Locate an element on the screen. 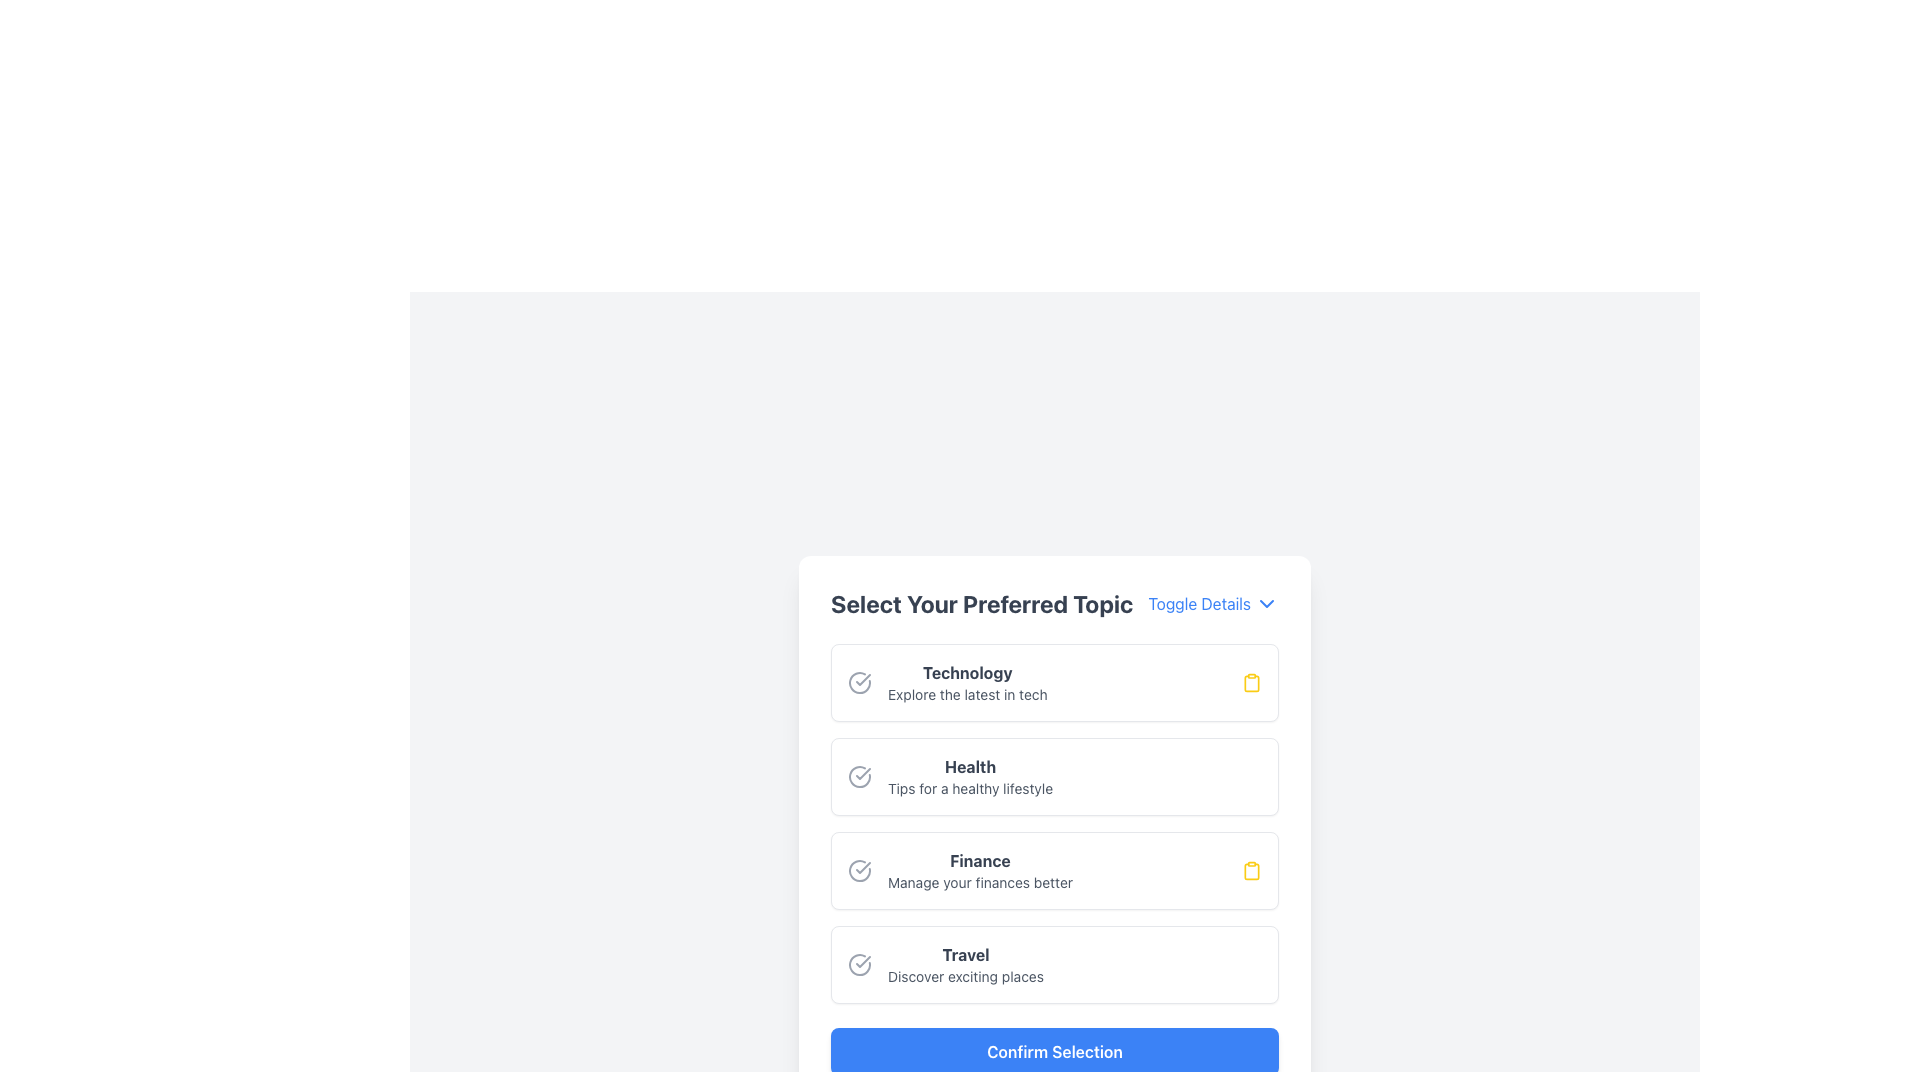  the selectable category option labeled 'Health' within the second card of the 'Select Your Preferred Topic' section is located at coordinates (949, 775).